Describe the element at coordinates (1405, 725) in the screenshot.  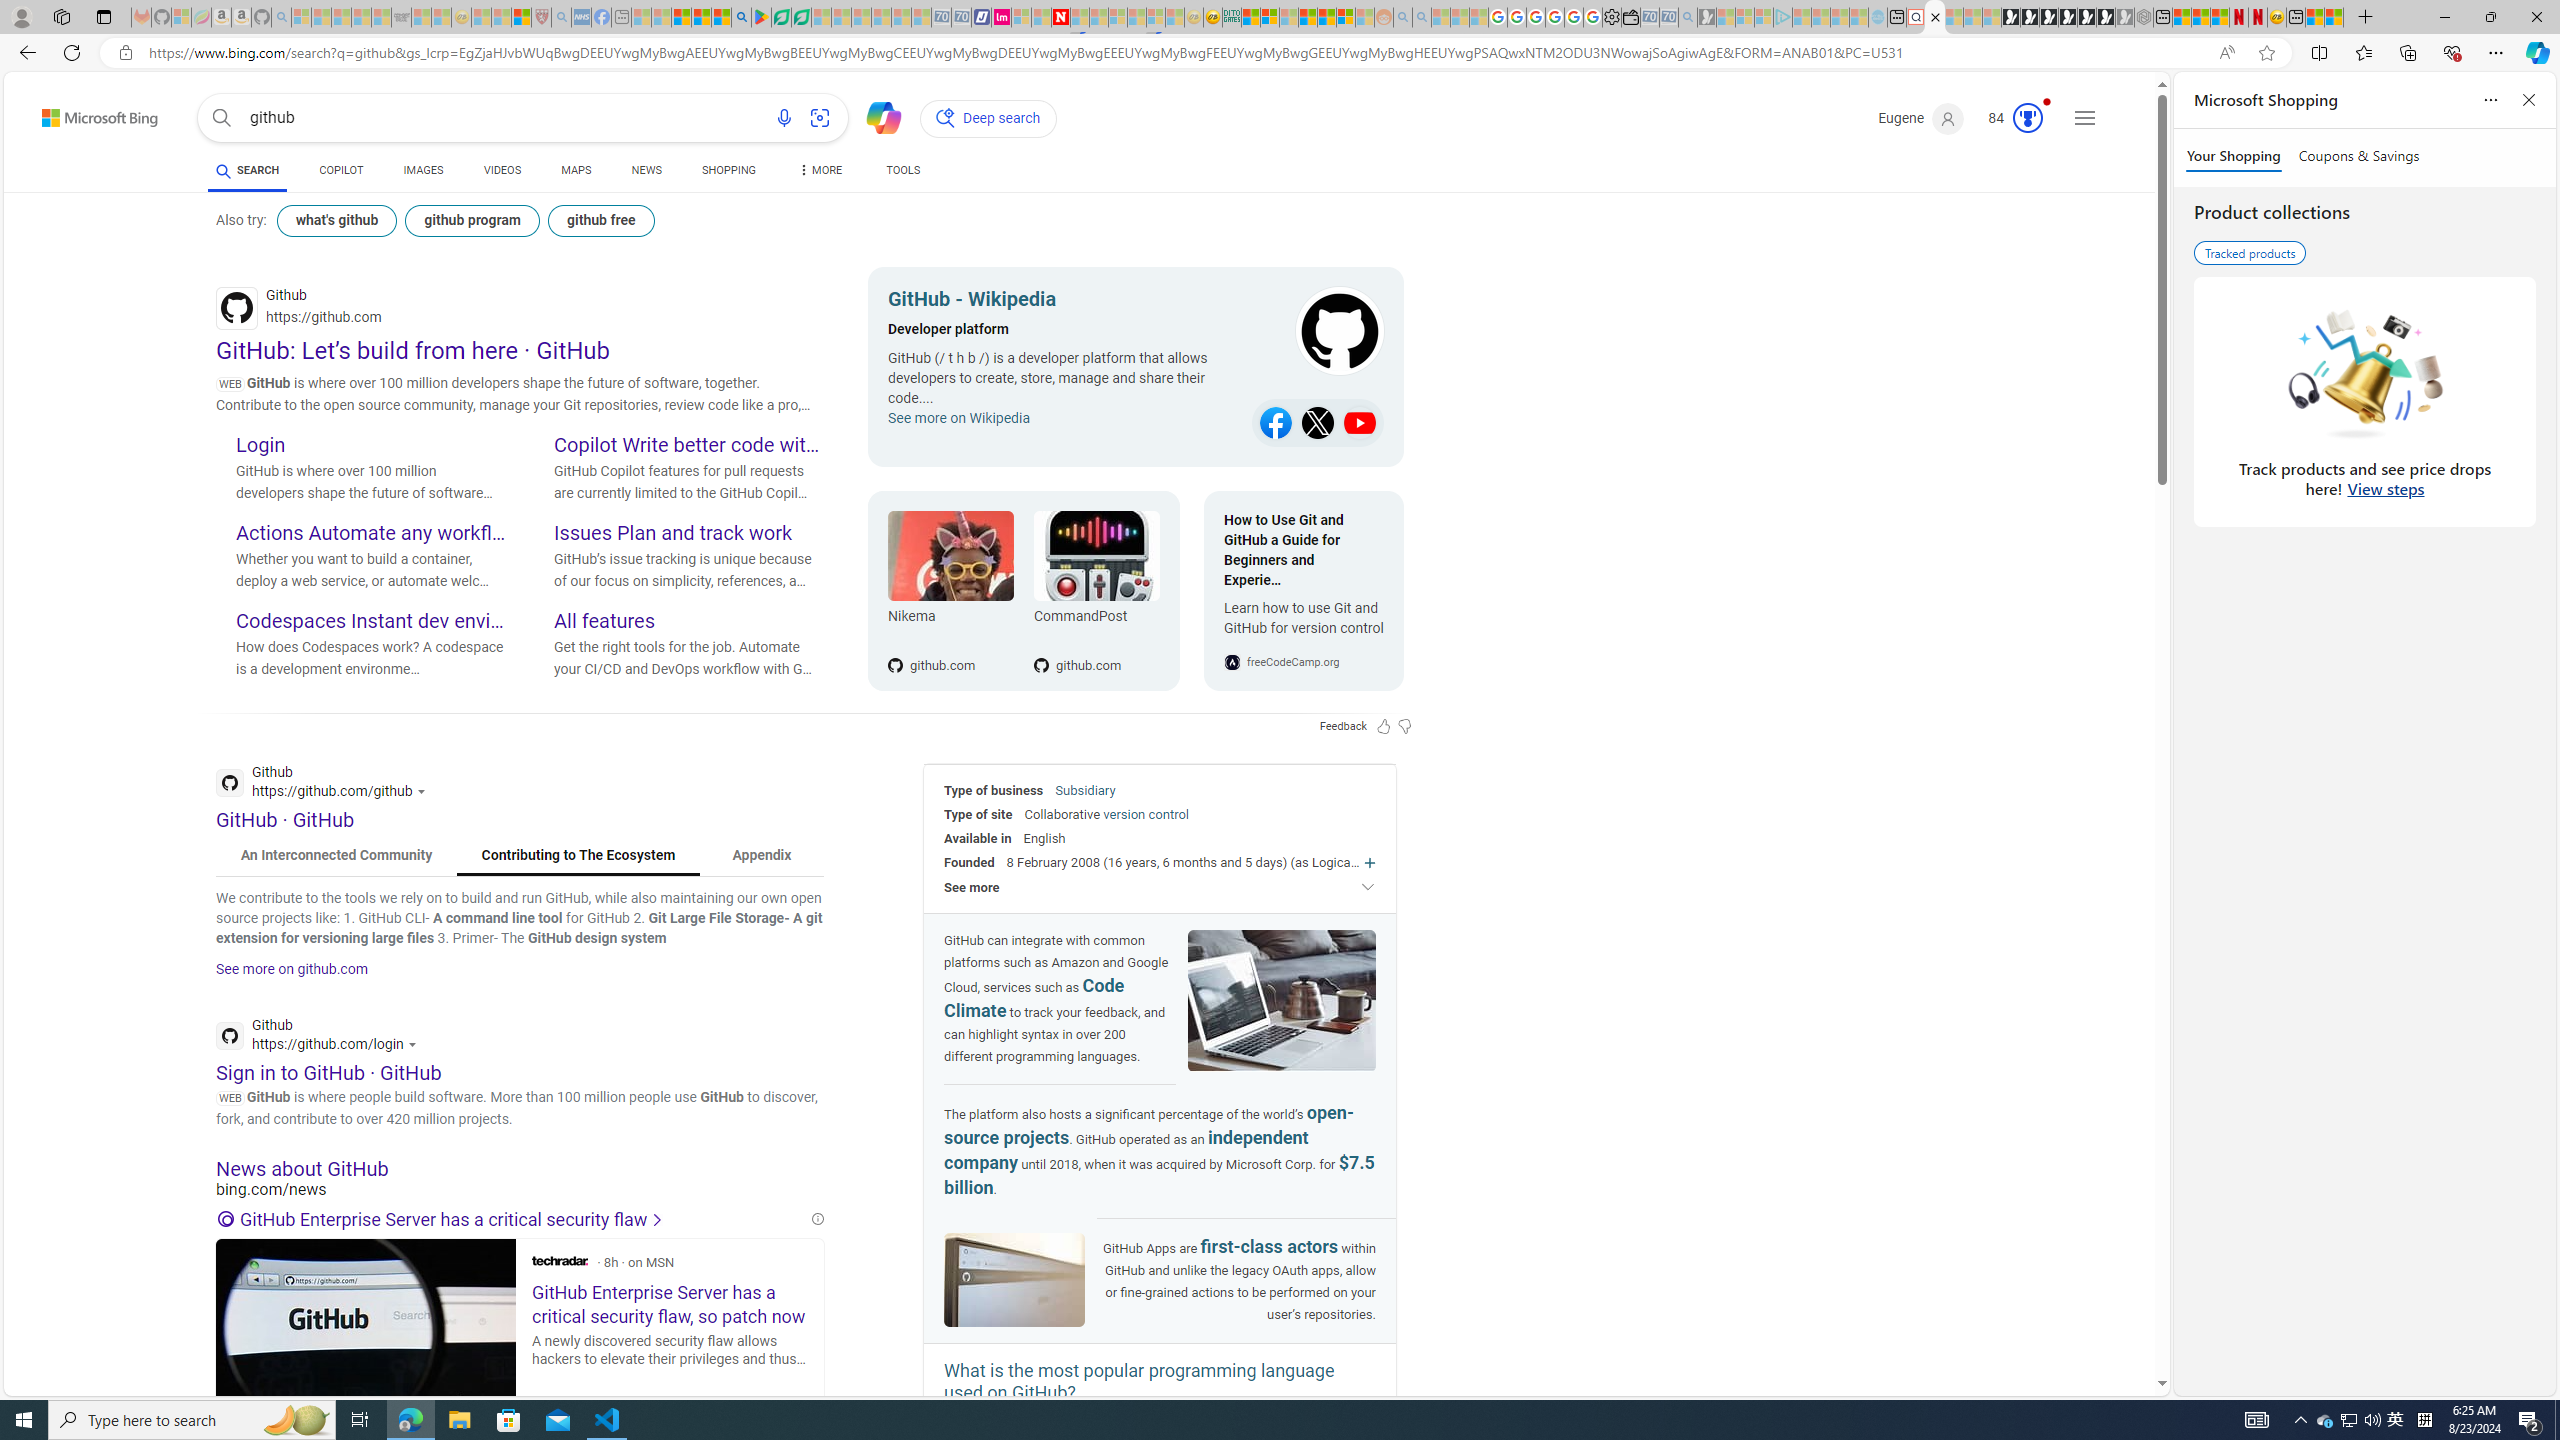
I see `'Feedback Dislike'` at that location.